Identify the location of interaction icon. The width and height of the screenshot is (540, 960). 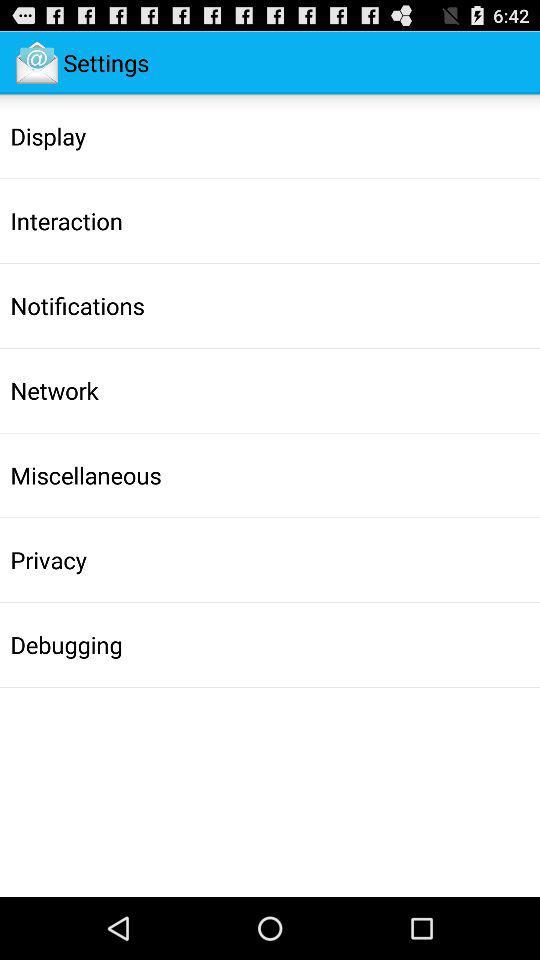
(66, 221).